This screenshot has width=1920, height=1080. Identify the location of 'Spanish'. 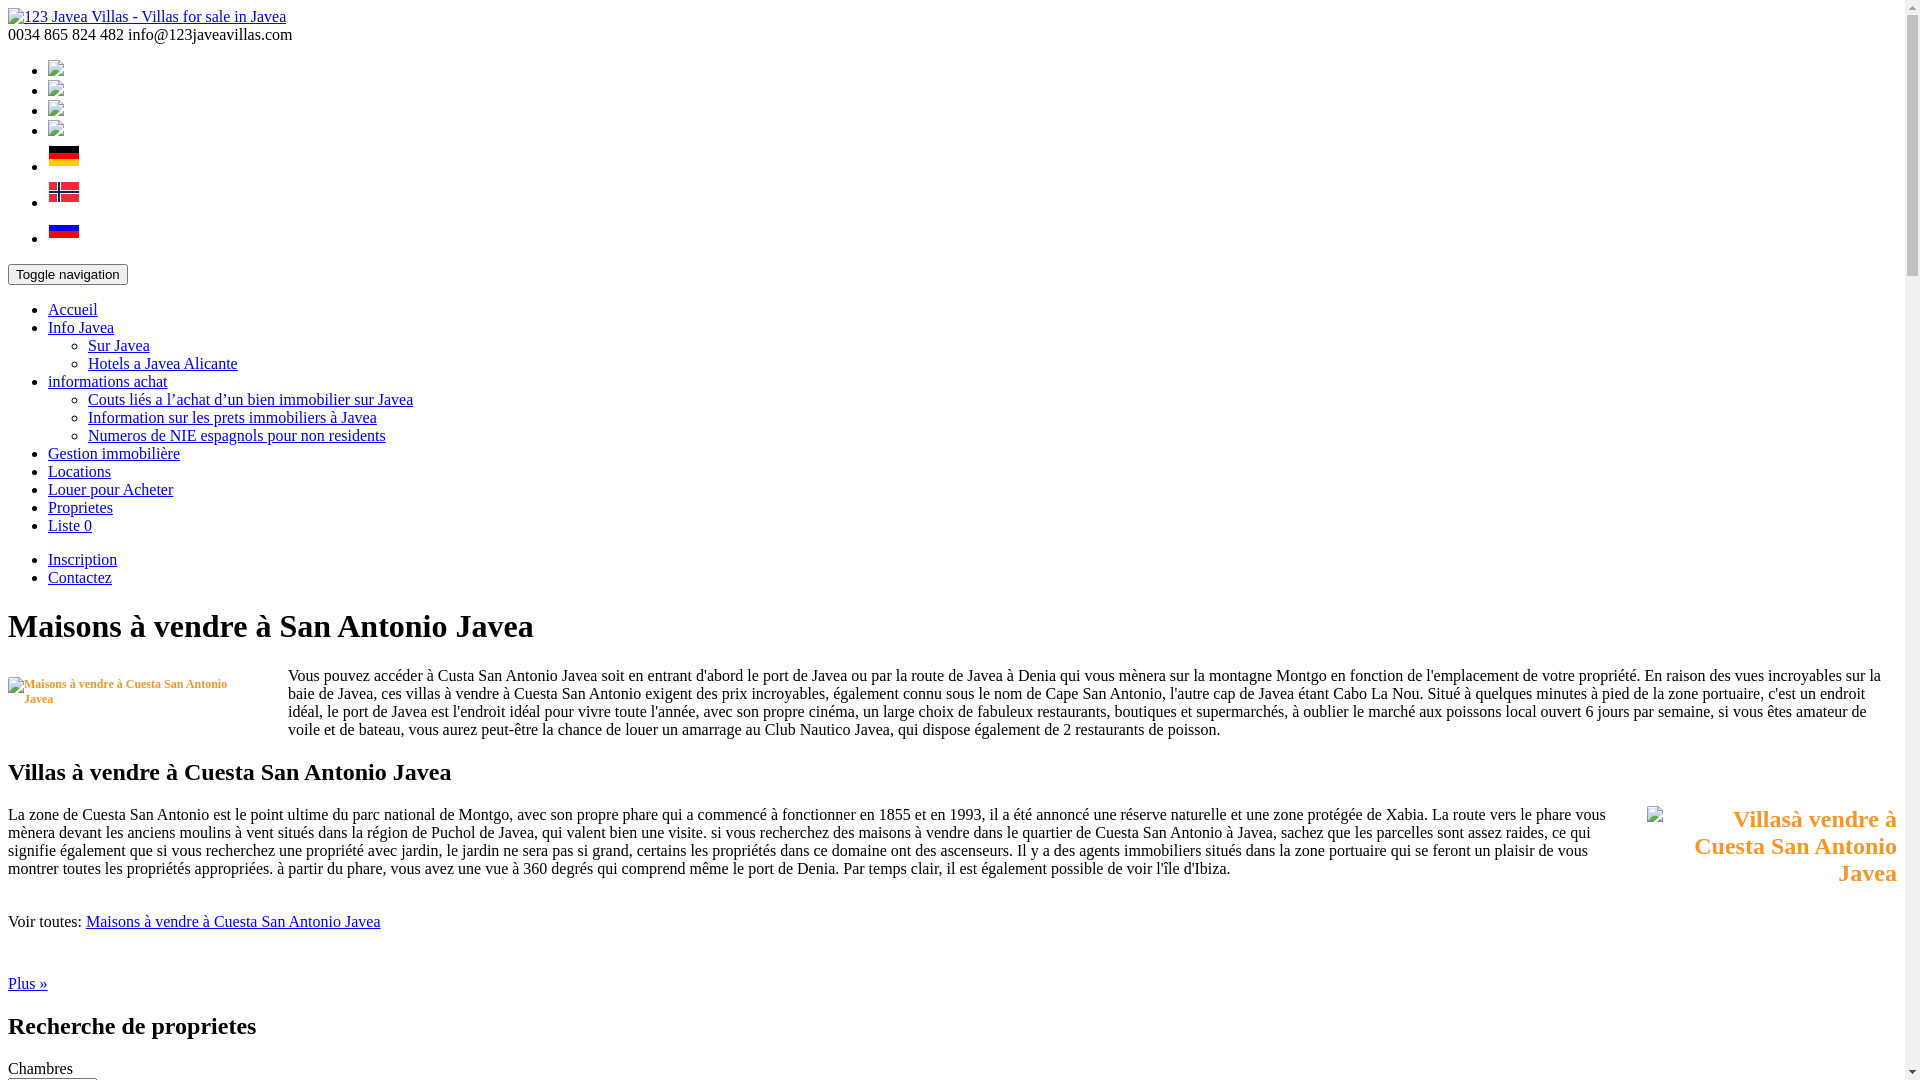
(56, 110).